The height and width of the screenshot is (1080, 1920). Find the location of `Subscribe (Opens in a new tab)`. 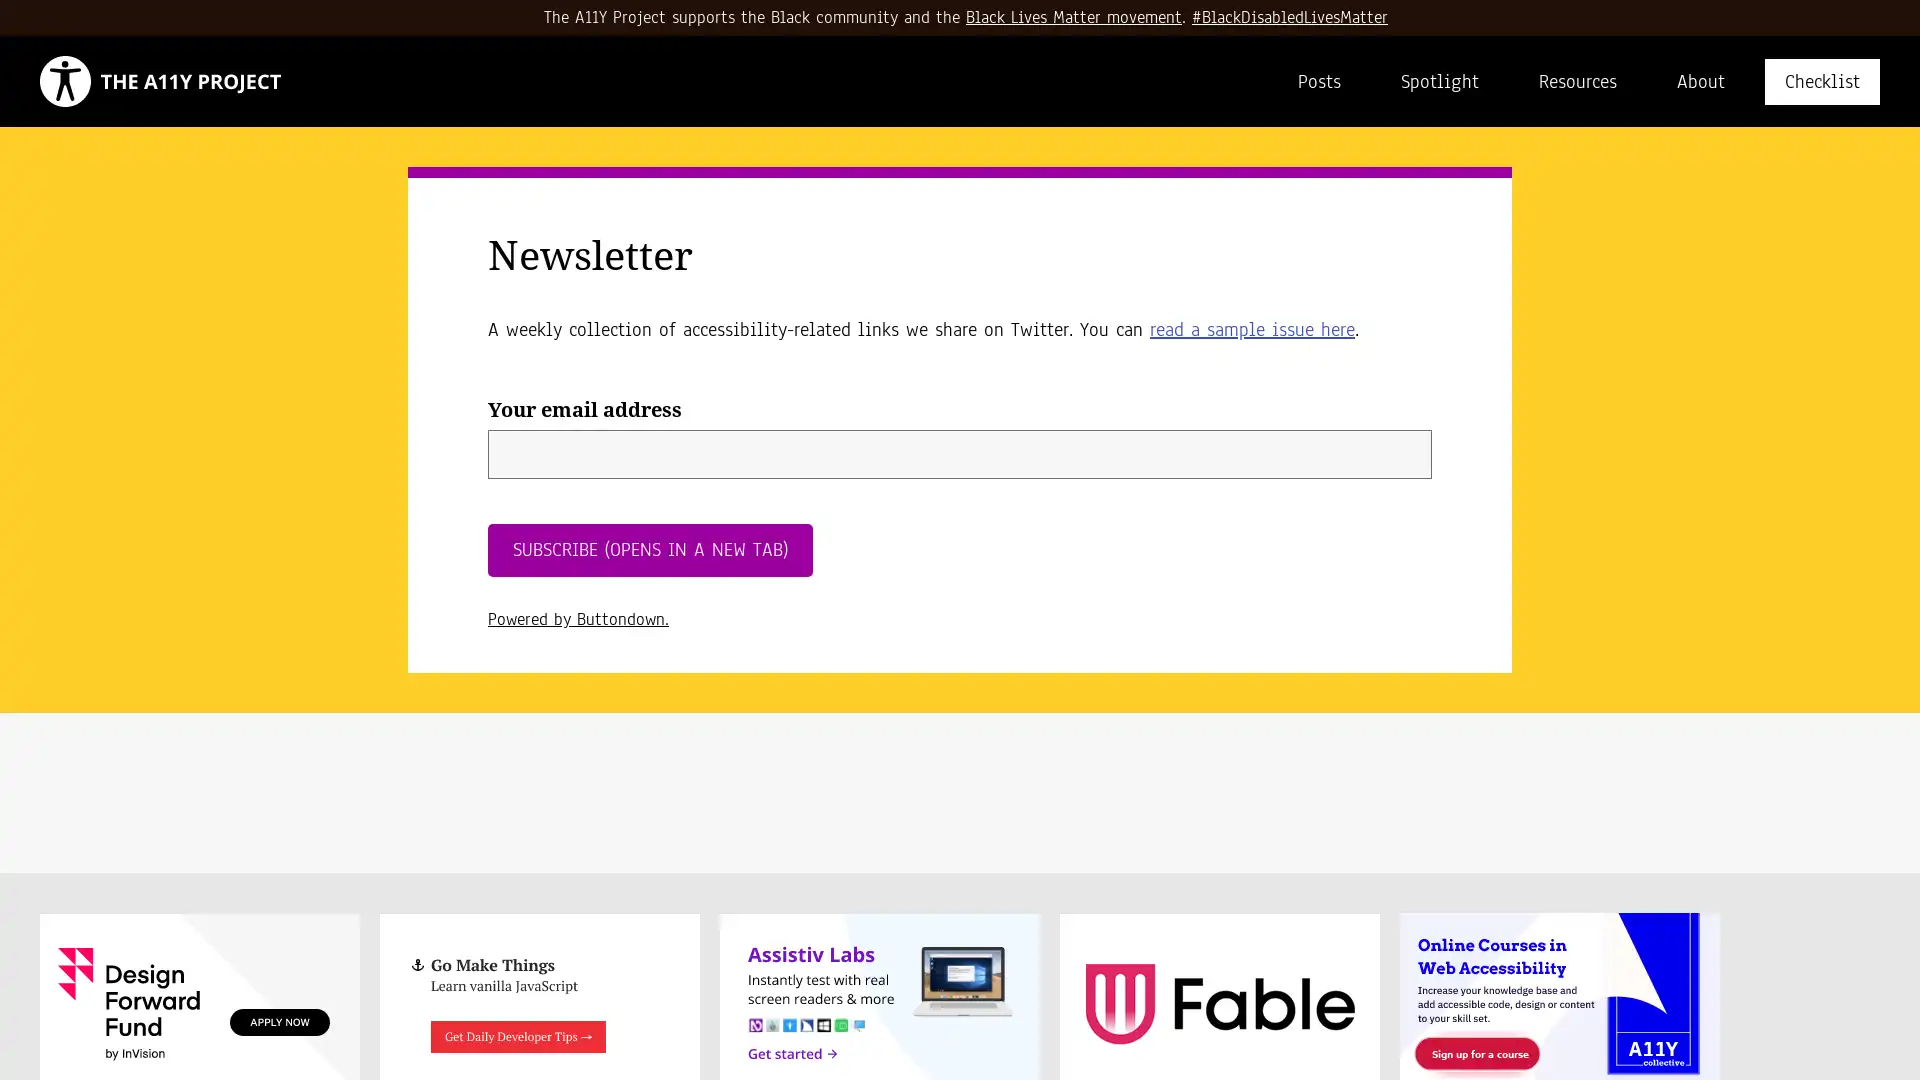

Subscribe (Opens in a new tab) is located at coordinates (650, 550).